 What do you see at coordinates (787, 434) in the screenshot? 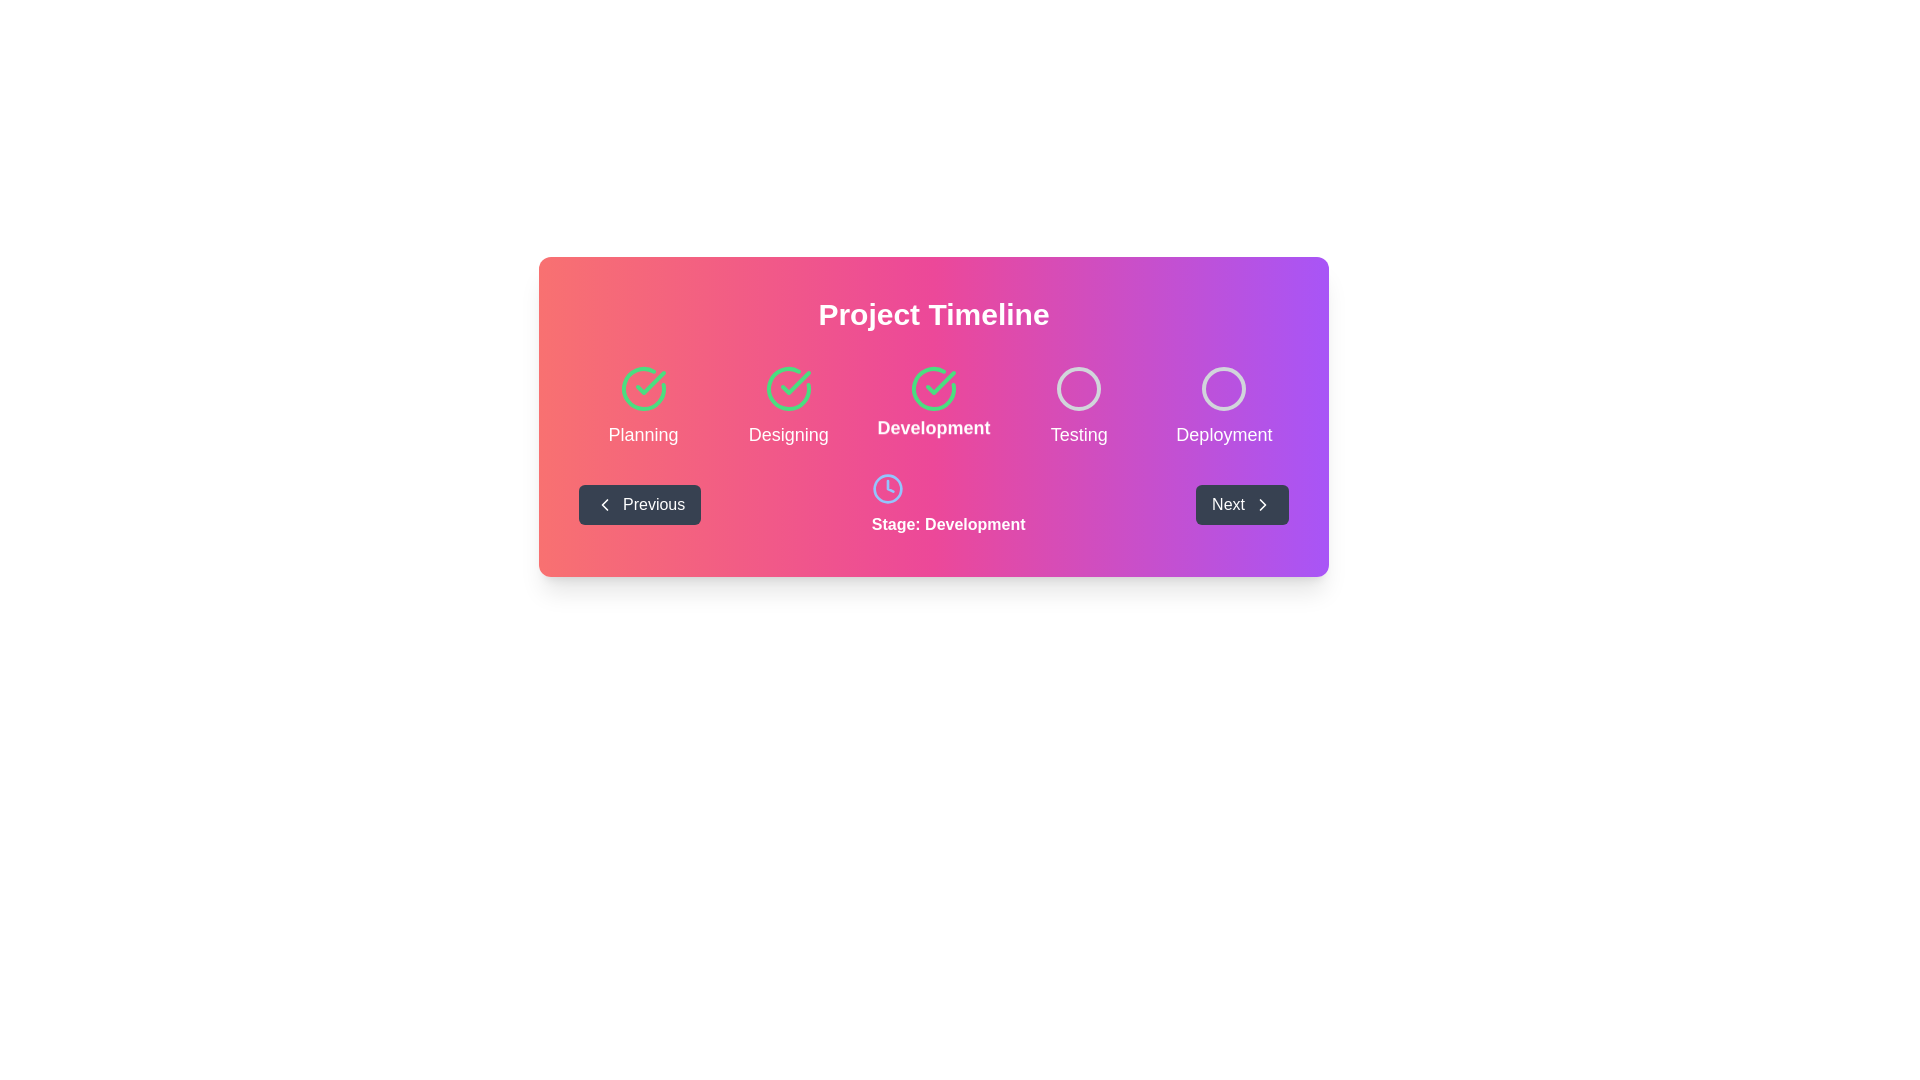
I see `the text label displaying 'Designing', which is styled in a light color over a gradient background and located below the check mark icon, indicating the completed task in the 'Designing' stage of the project timeline` at bounding box center [787, 434].